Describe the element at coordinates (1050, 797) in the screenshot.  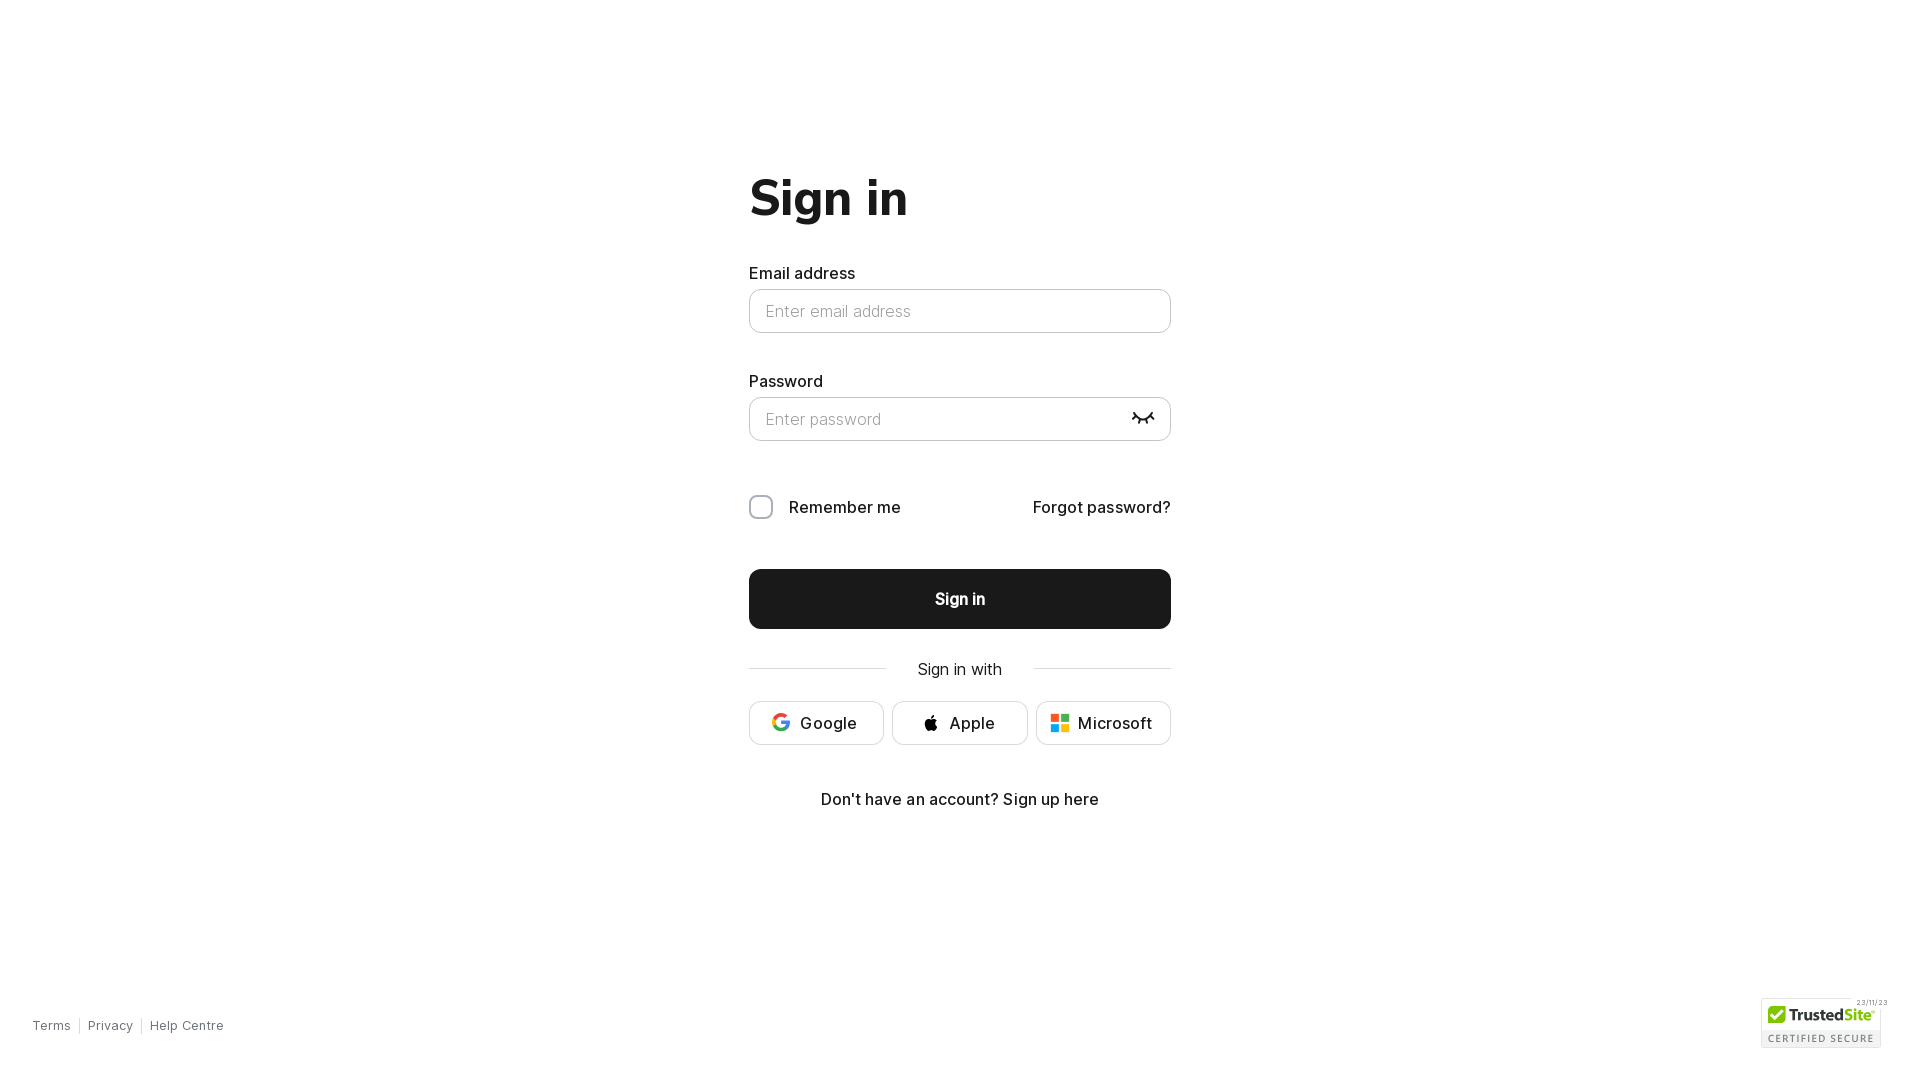
I see `'Sign up here'` at that location.